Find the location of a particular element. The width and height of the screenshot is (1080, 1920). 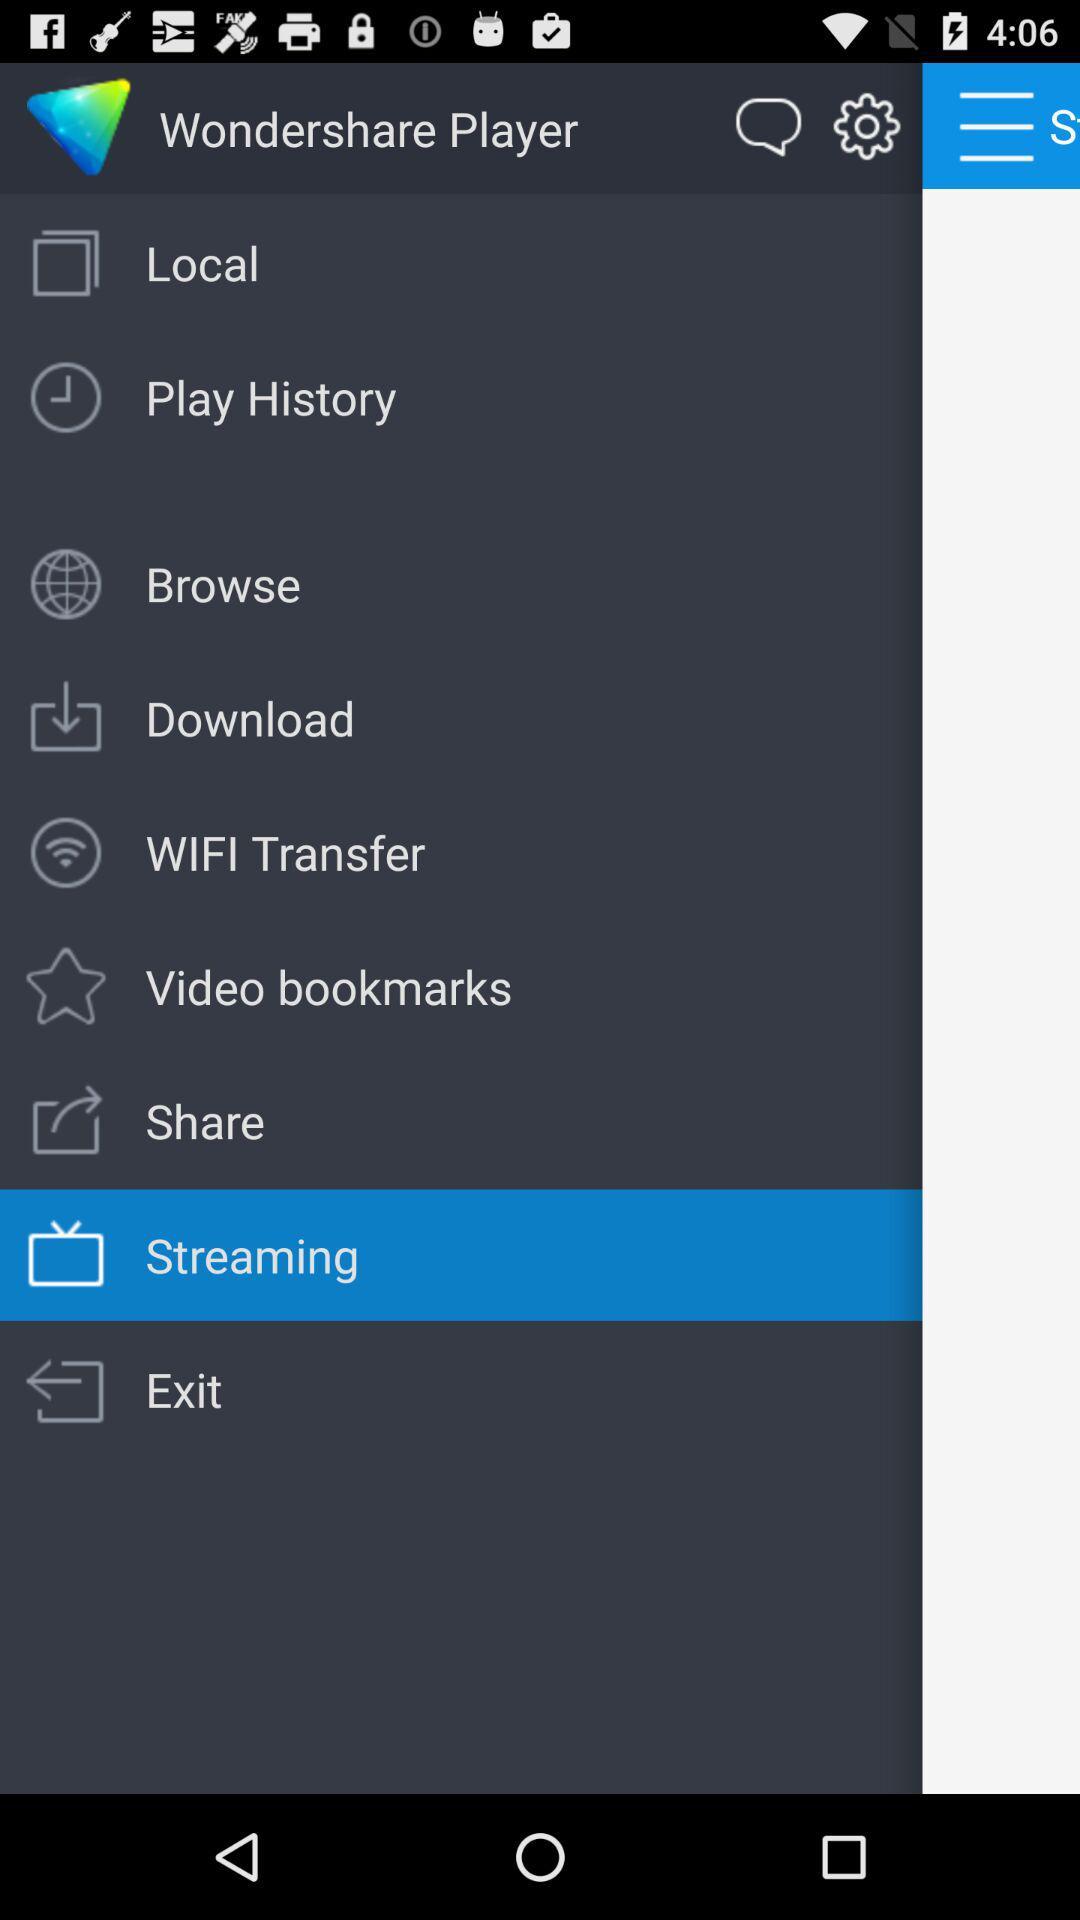

the settings icon is located at coordinates (866, 136).